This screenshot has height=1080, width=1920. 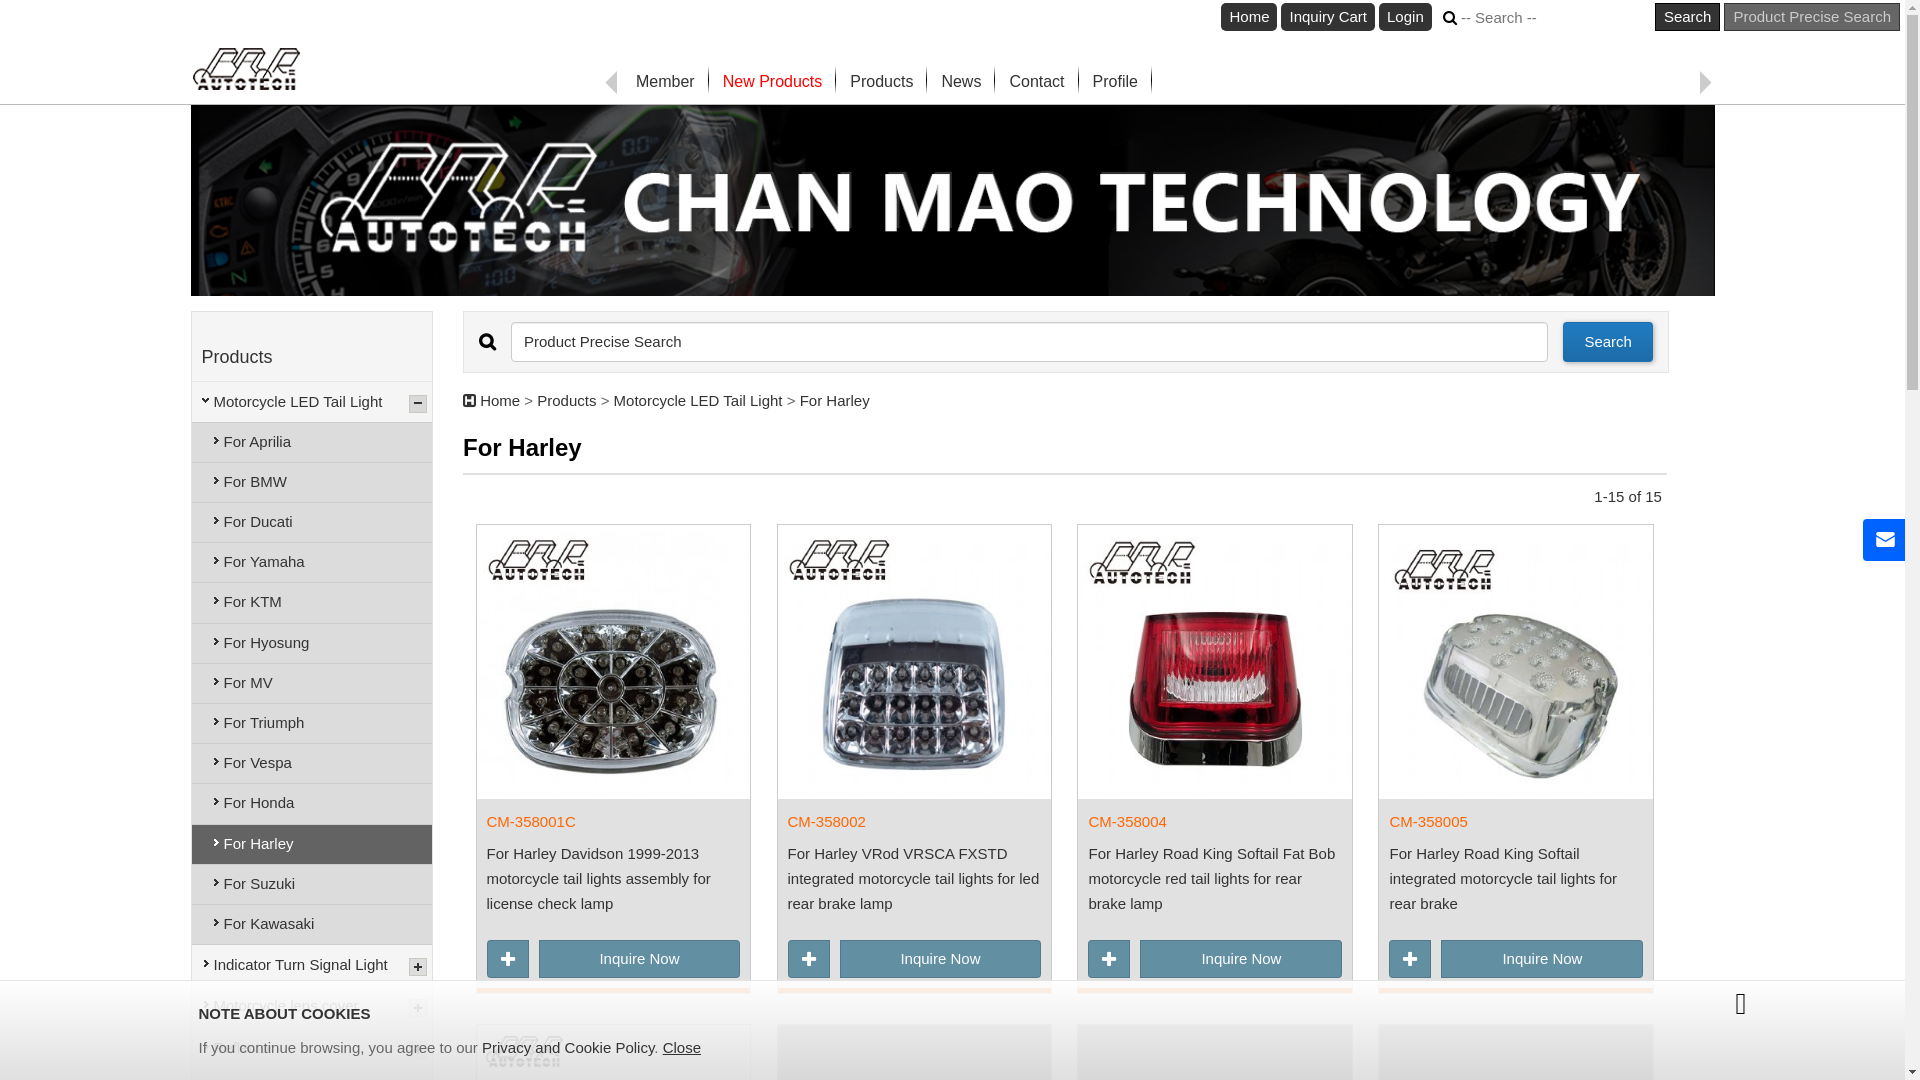 What do you see at coordinates (809, 958) in the screenshot?
I see `'Add to Inquiry Cart'` at bounding box center [809, 958].